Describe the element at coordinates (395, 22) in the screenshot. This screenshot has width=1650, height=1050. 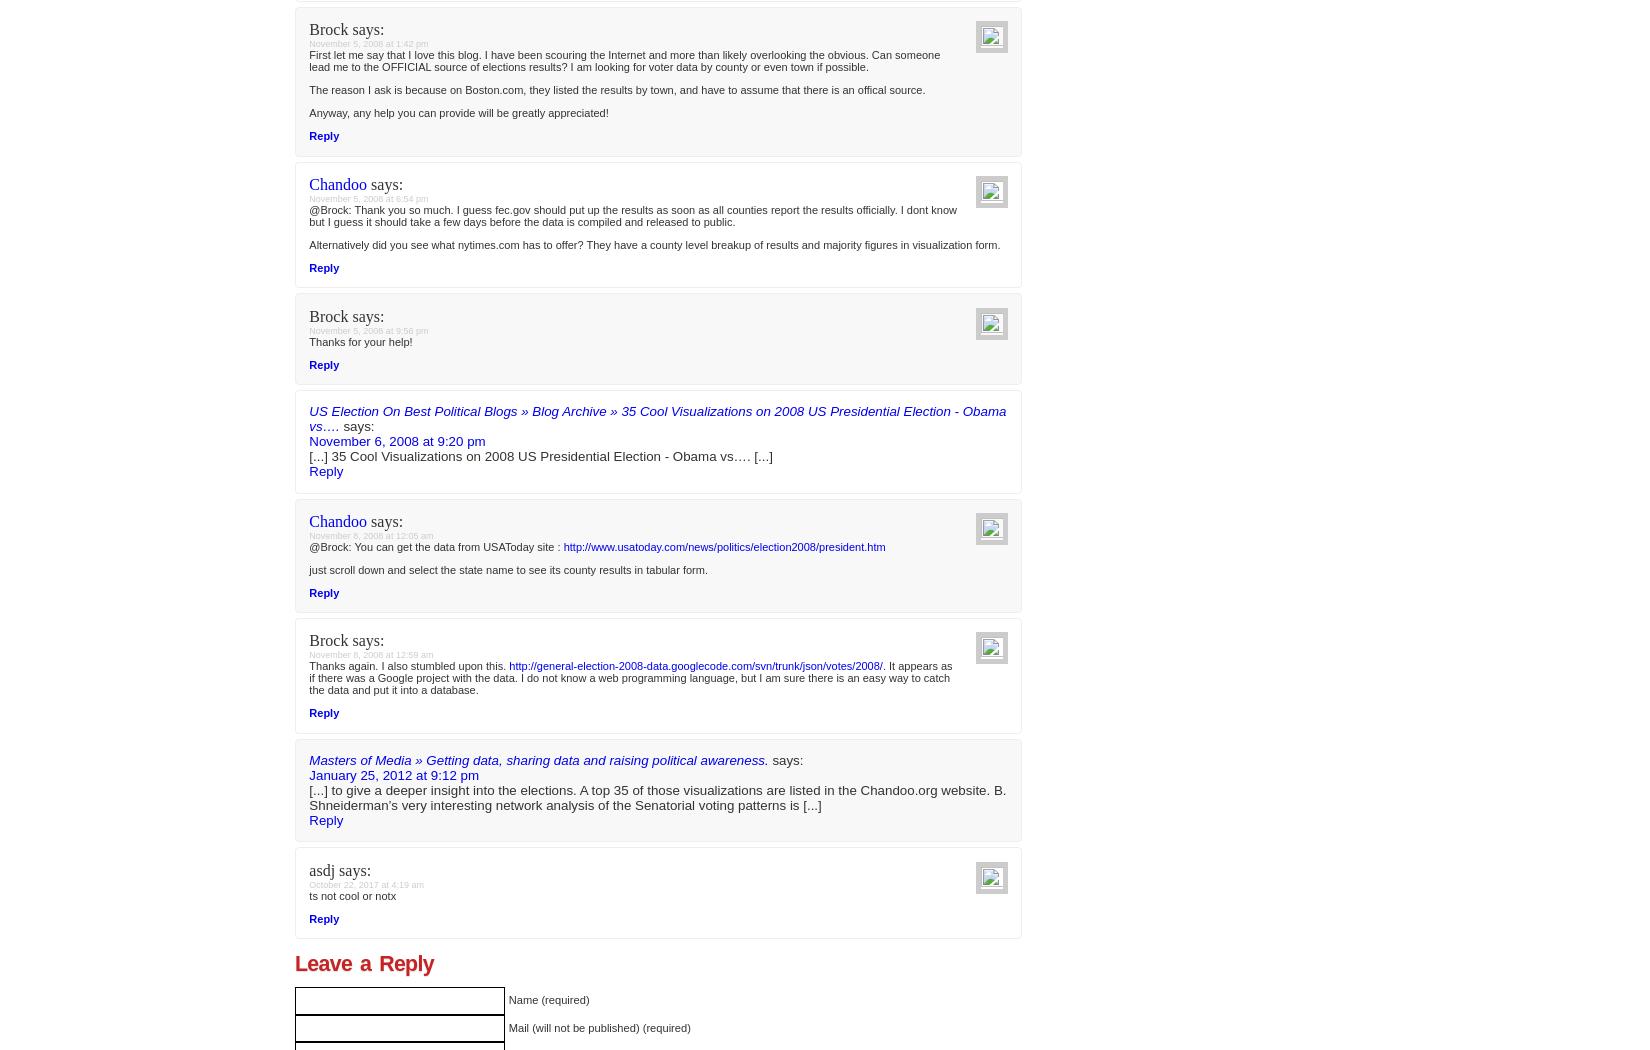
I see `'@Michael .. Welcome to PHD blog'` at that location.